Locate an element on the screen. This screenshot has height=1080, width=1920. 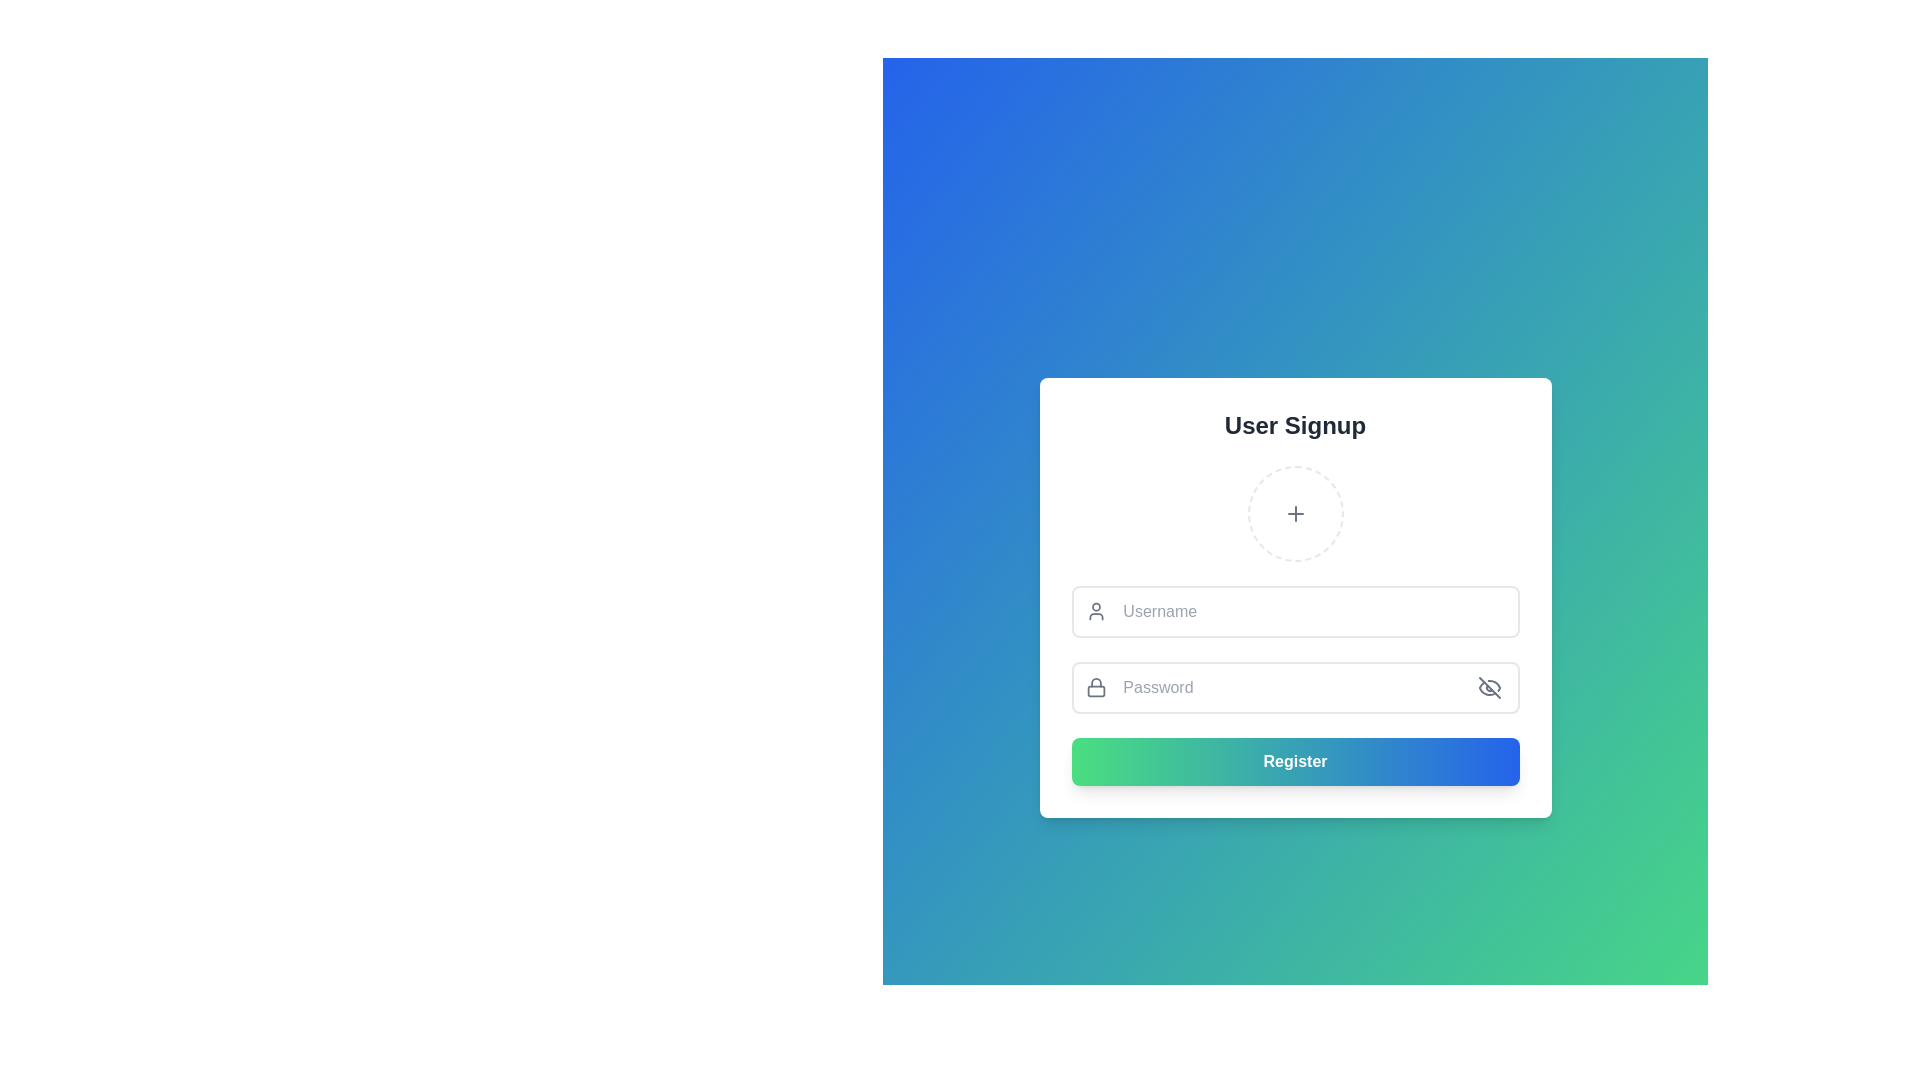
the 'Register' button, which is a rectangular button with a gradient background from green to blue, located at the bottom of the 'User Signup' form is located at coordinates (1295, 762).